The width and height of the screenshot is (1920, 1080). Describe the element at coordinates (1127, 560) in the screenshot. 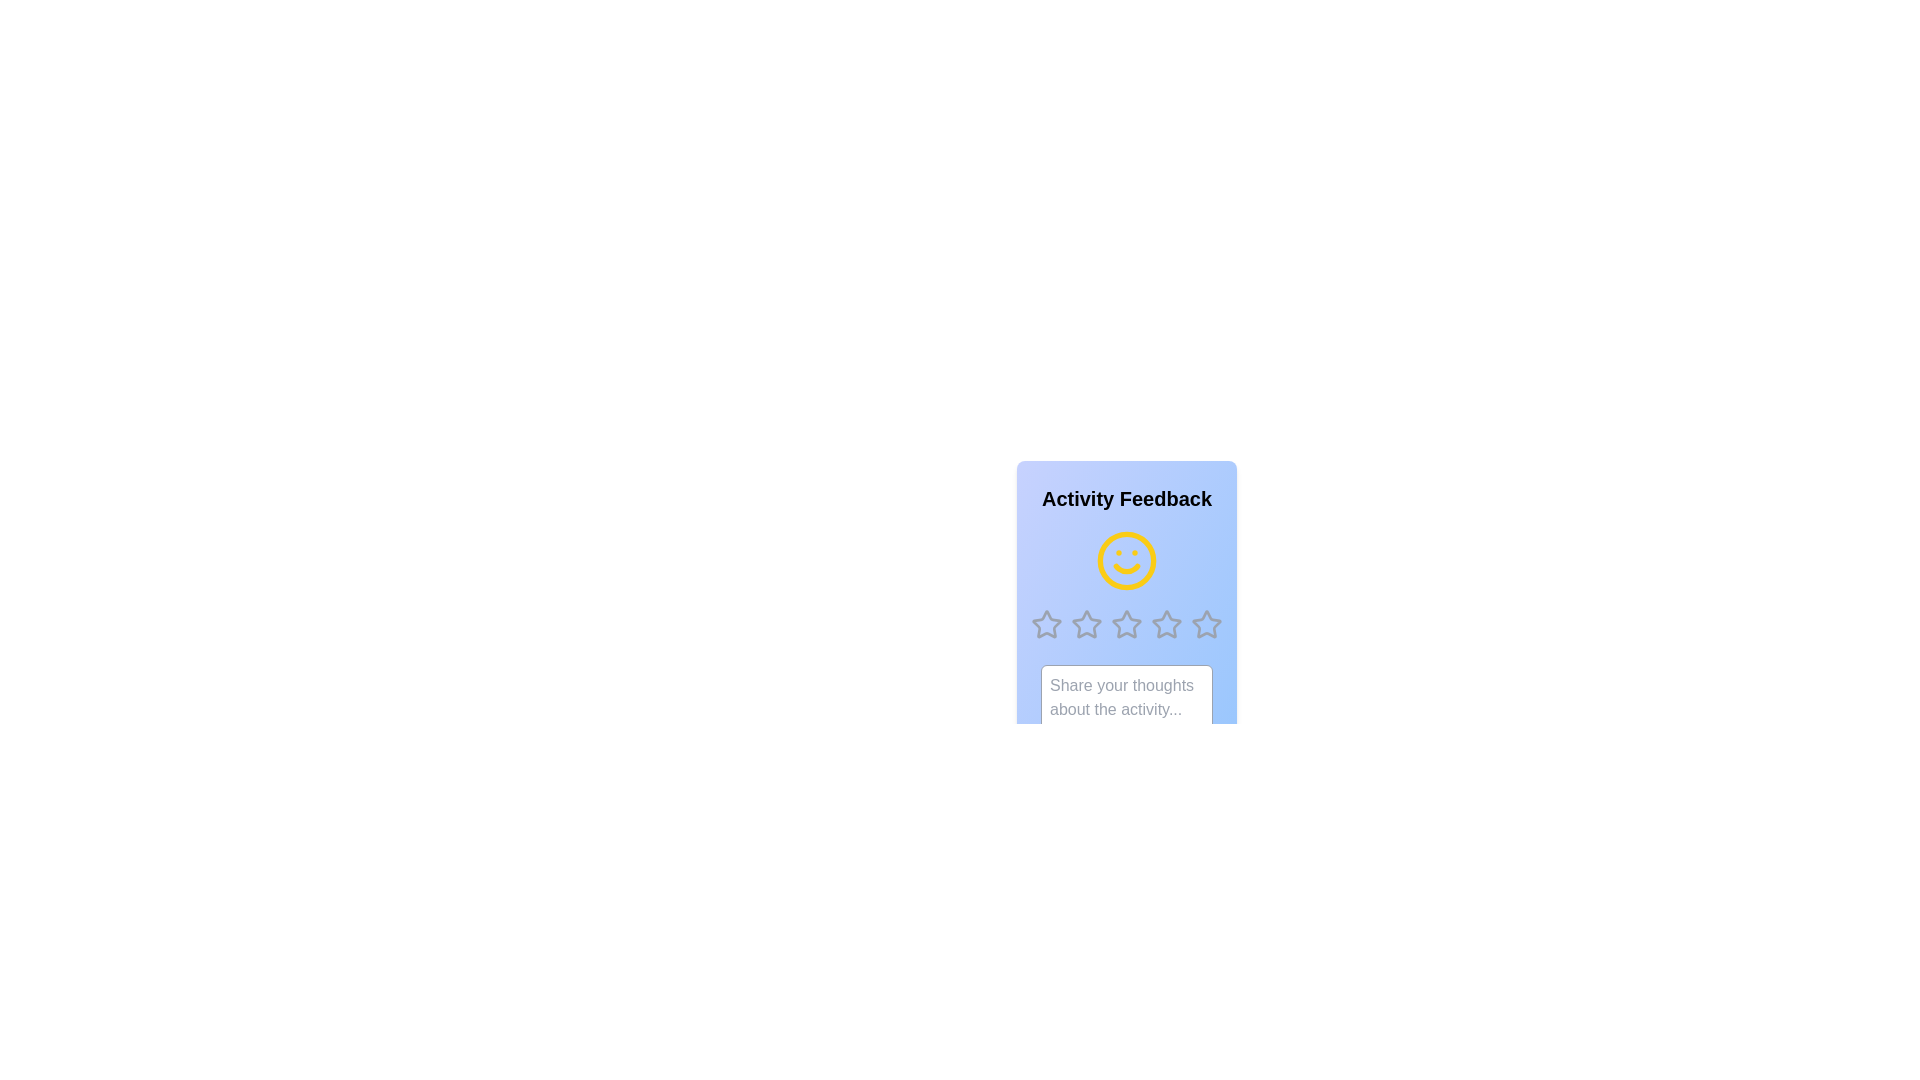

I see `the decorative Icon located centrally below the 'Activity Feedback' title and above the star icons within the feedback form card` at that location.